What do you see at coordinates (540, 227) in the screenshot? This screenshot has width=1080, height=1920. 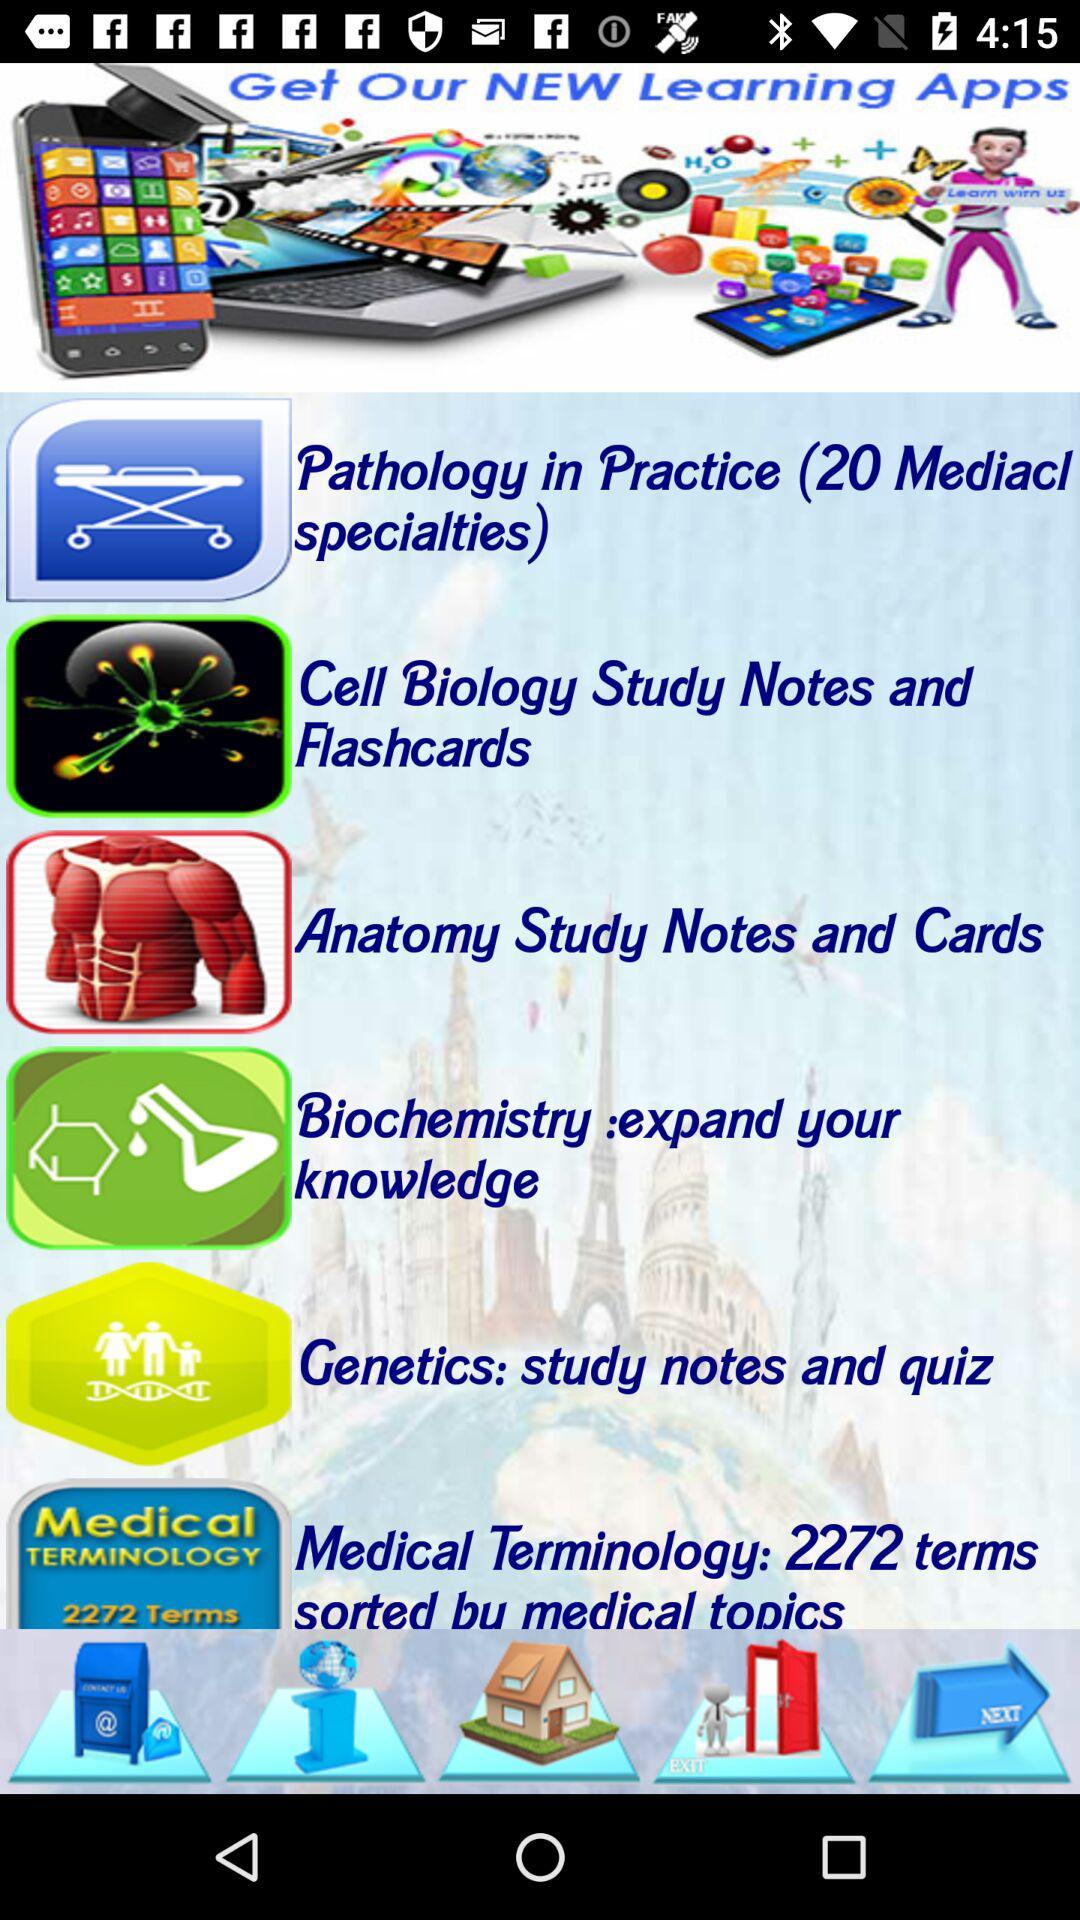 I see `get our new learning apps` at bounding box center [540, 227].